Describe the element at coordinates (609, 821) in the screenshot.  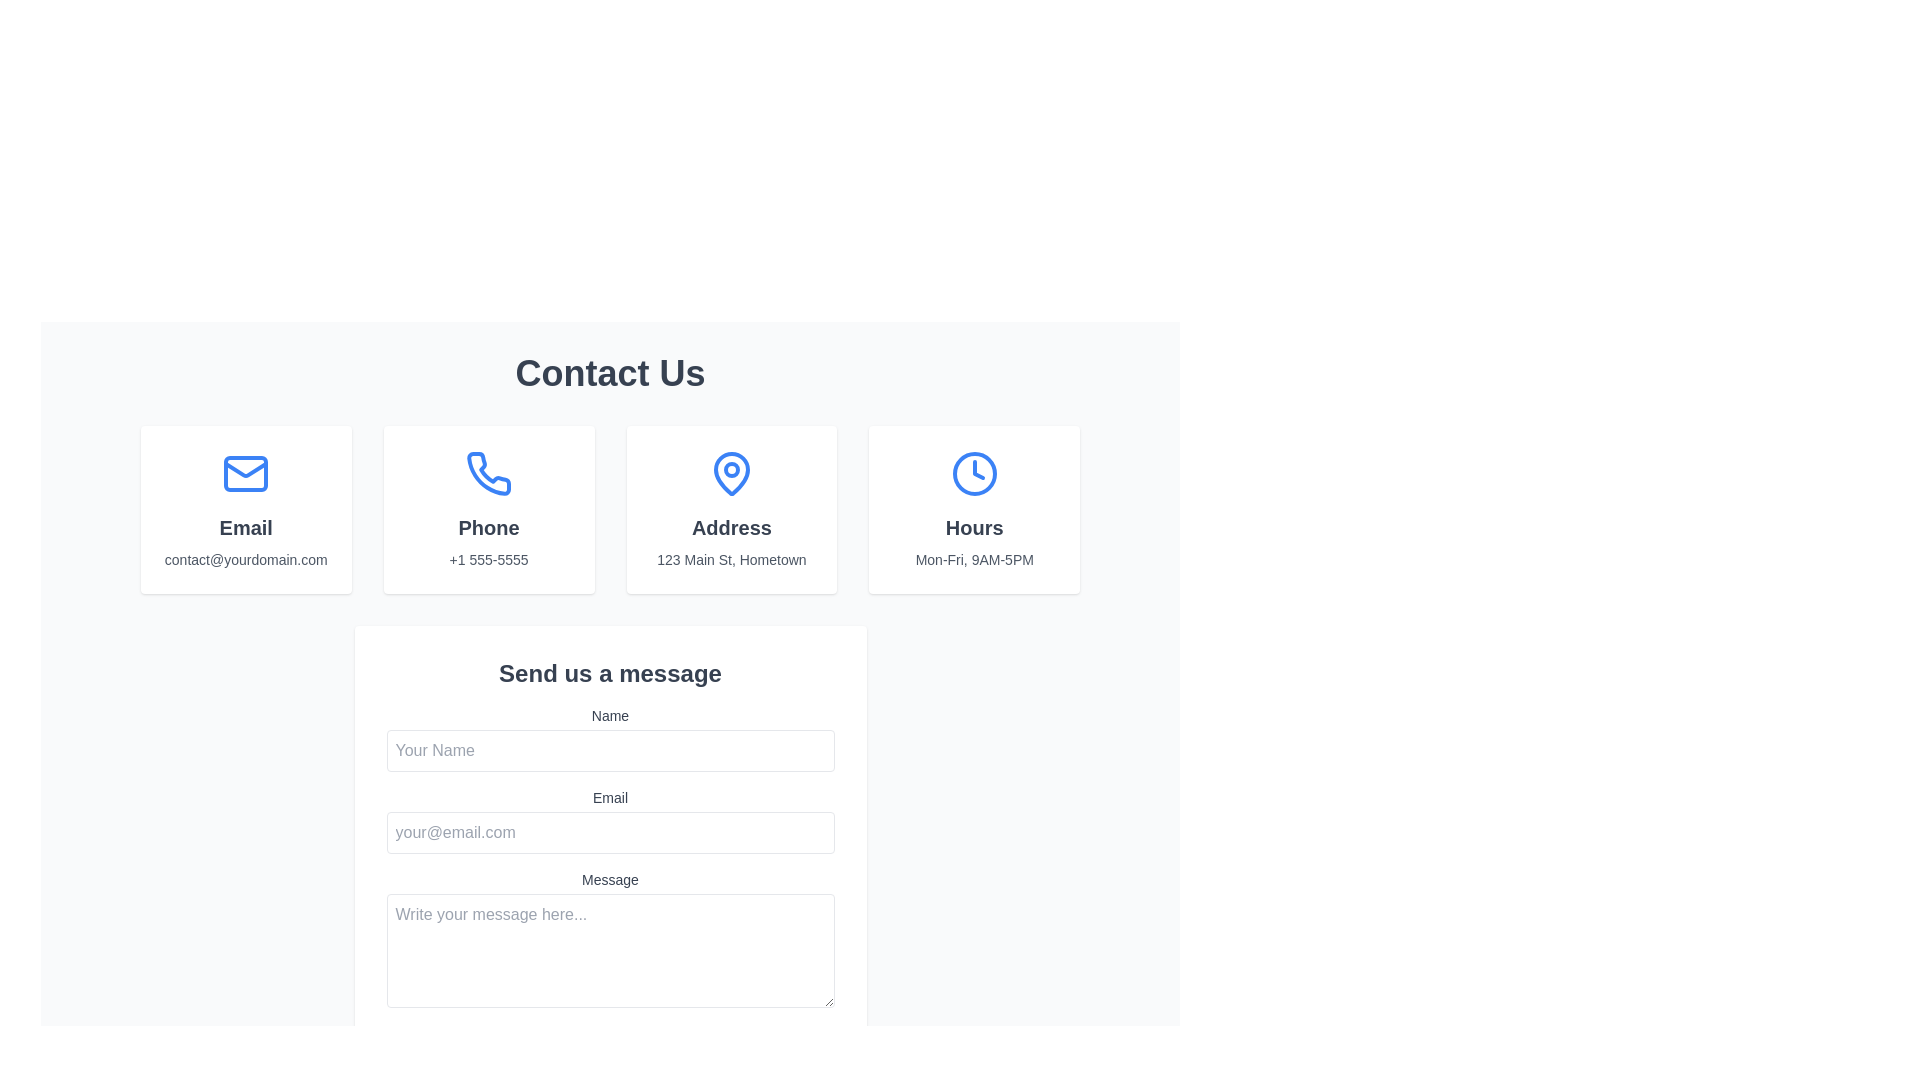
I see `the email input field located in the 'Send us a message' section, which is the second input field below the 'Name' input field` at that location.